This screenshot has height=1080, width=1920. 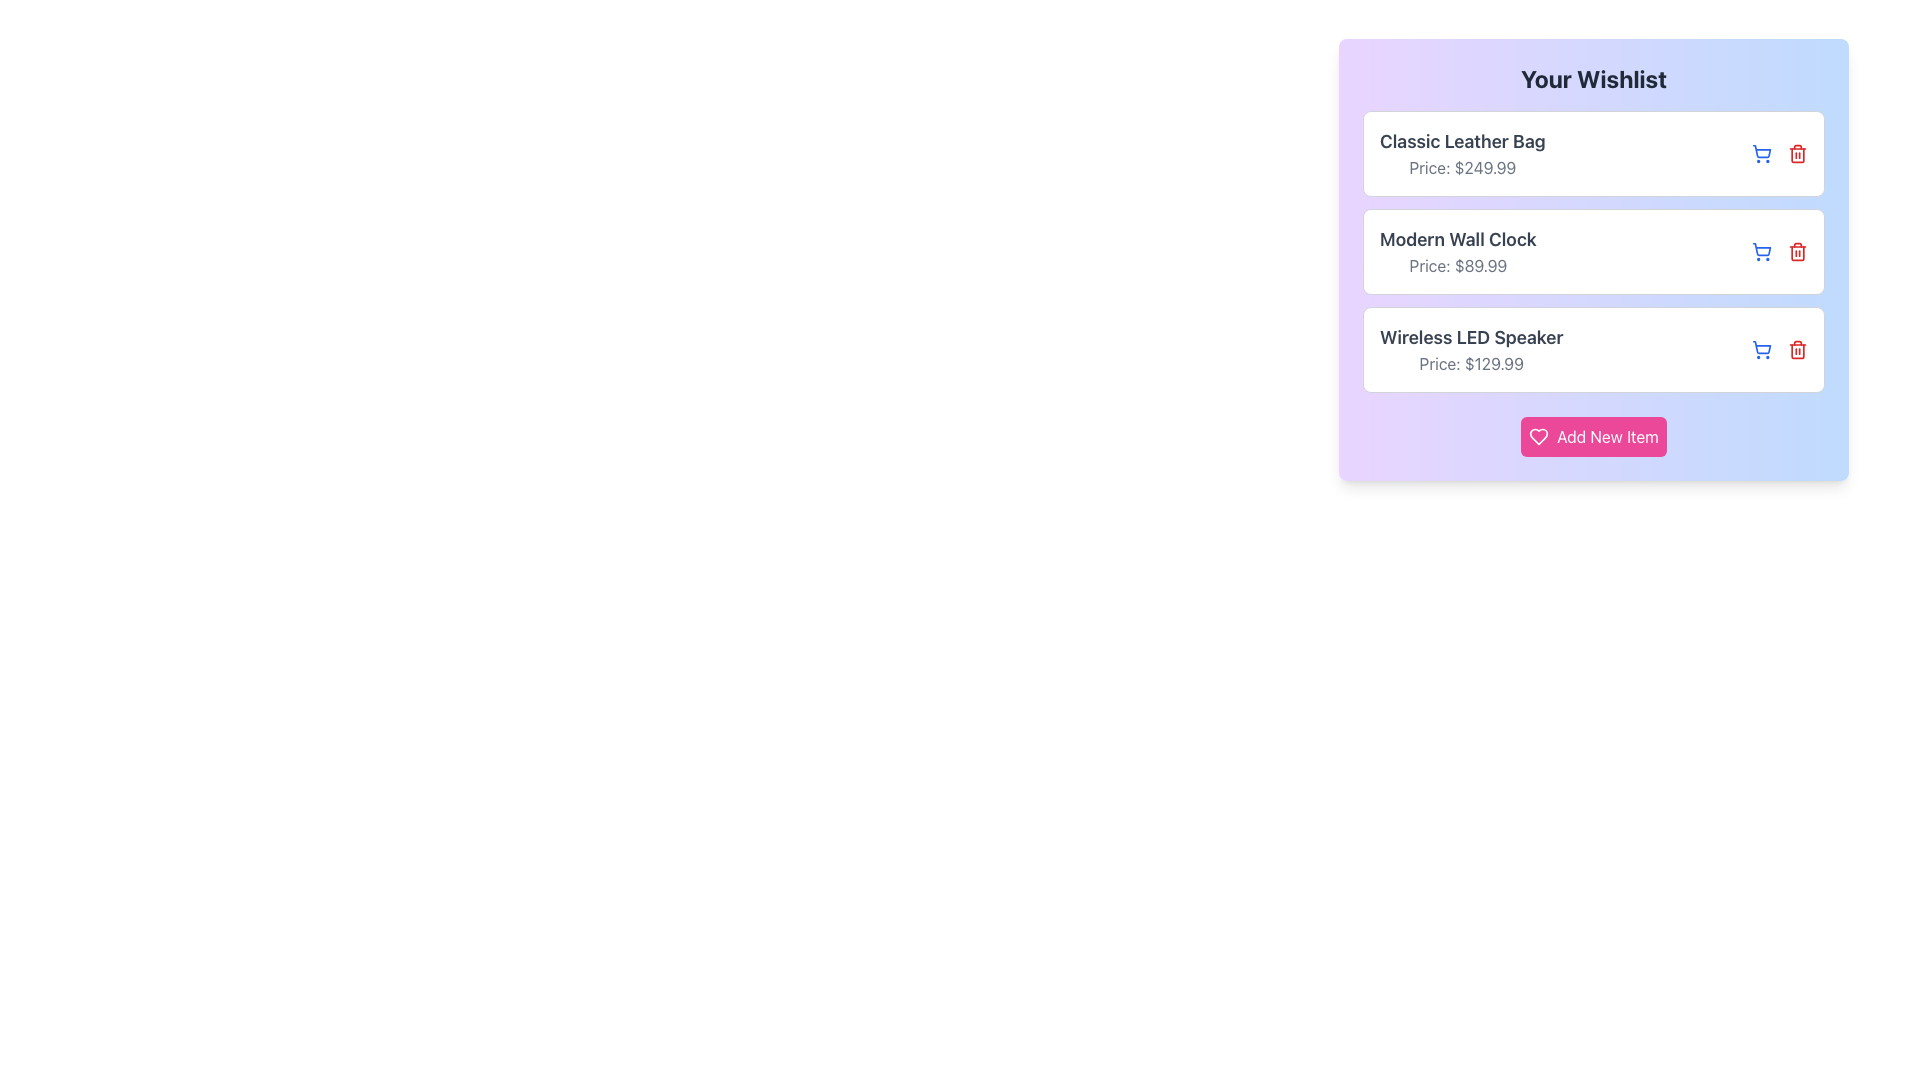 What do you see at coordinates (1538, 435) in the screenshot?
I see `the heart icon located inside the 'Add New Item' button at the leftmost part of the button within the 'Your Wishlist' card` at bounding box center [1538, 435].